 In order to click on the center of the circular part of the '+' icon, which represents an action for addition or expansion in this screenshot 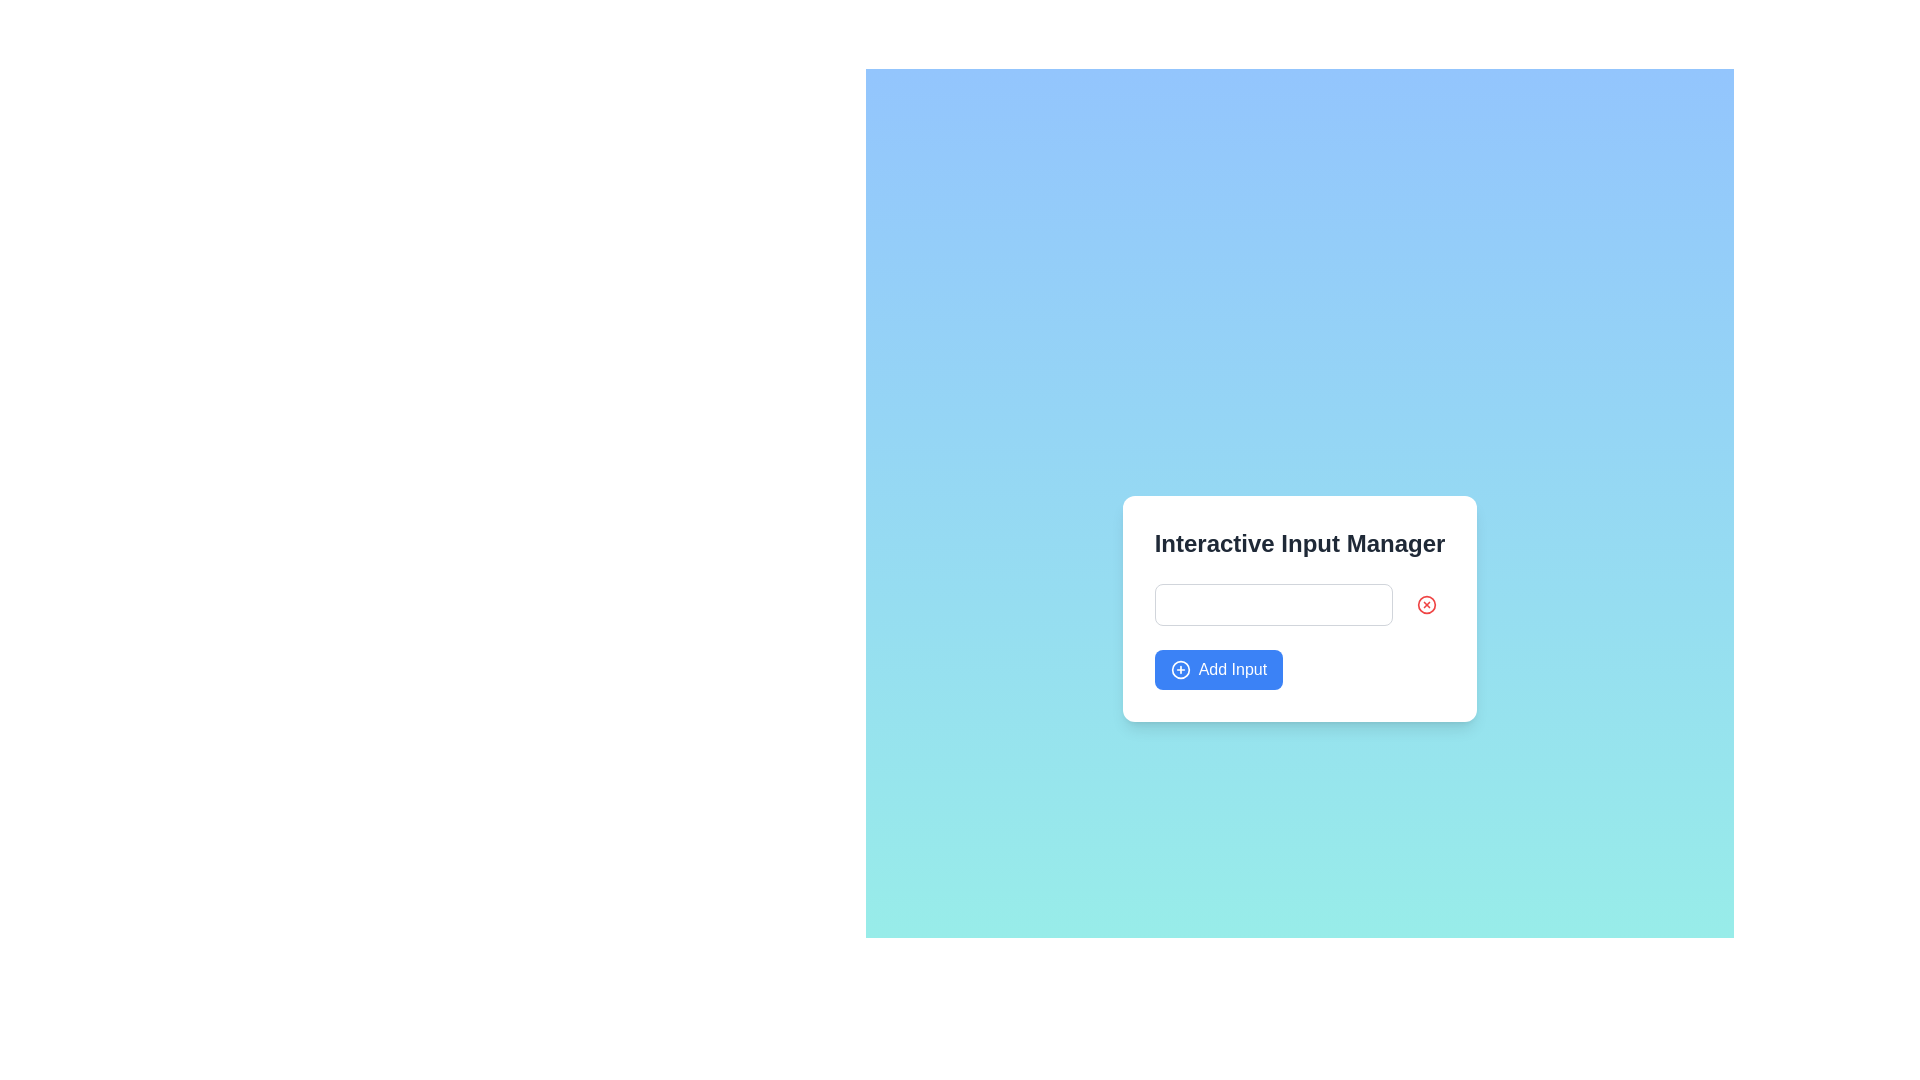, I will do `click(1180, 670)`.